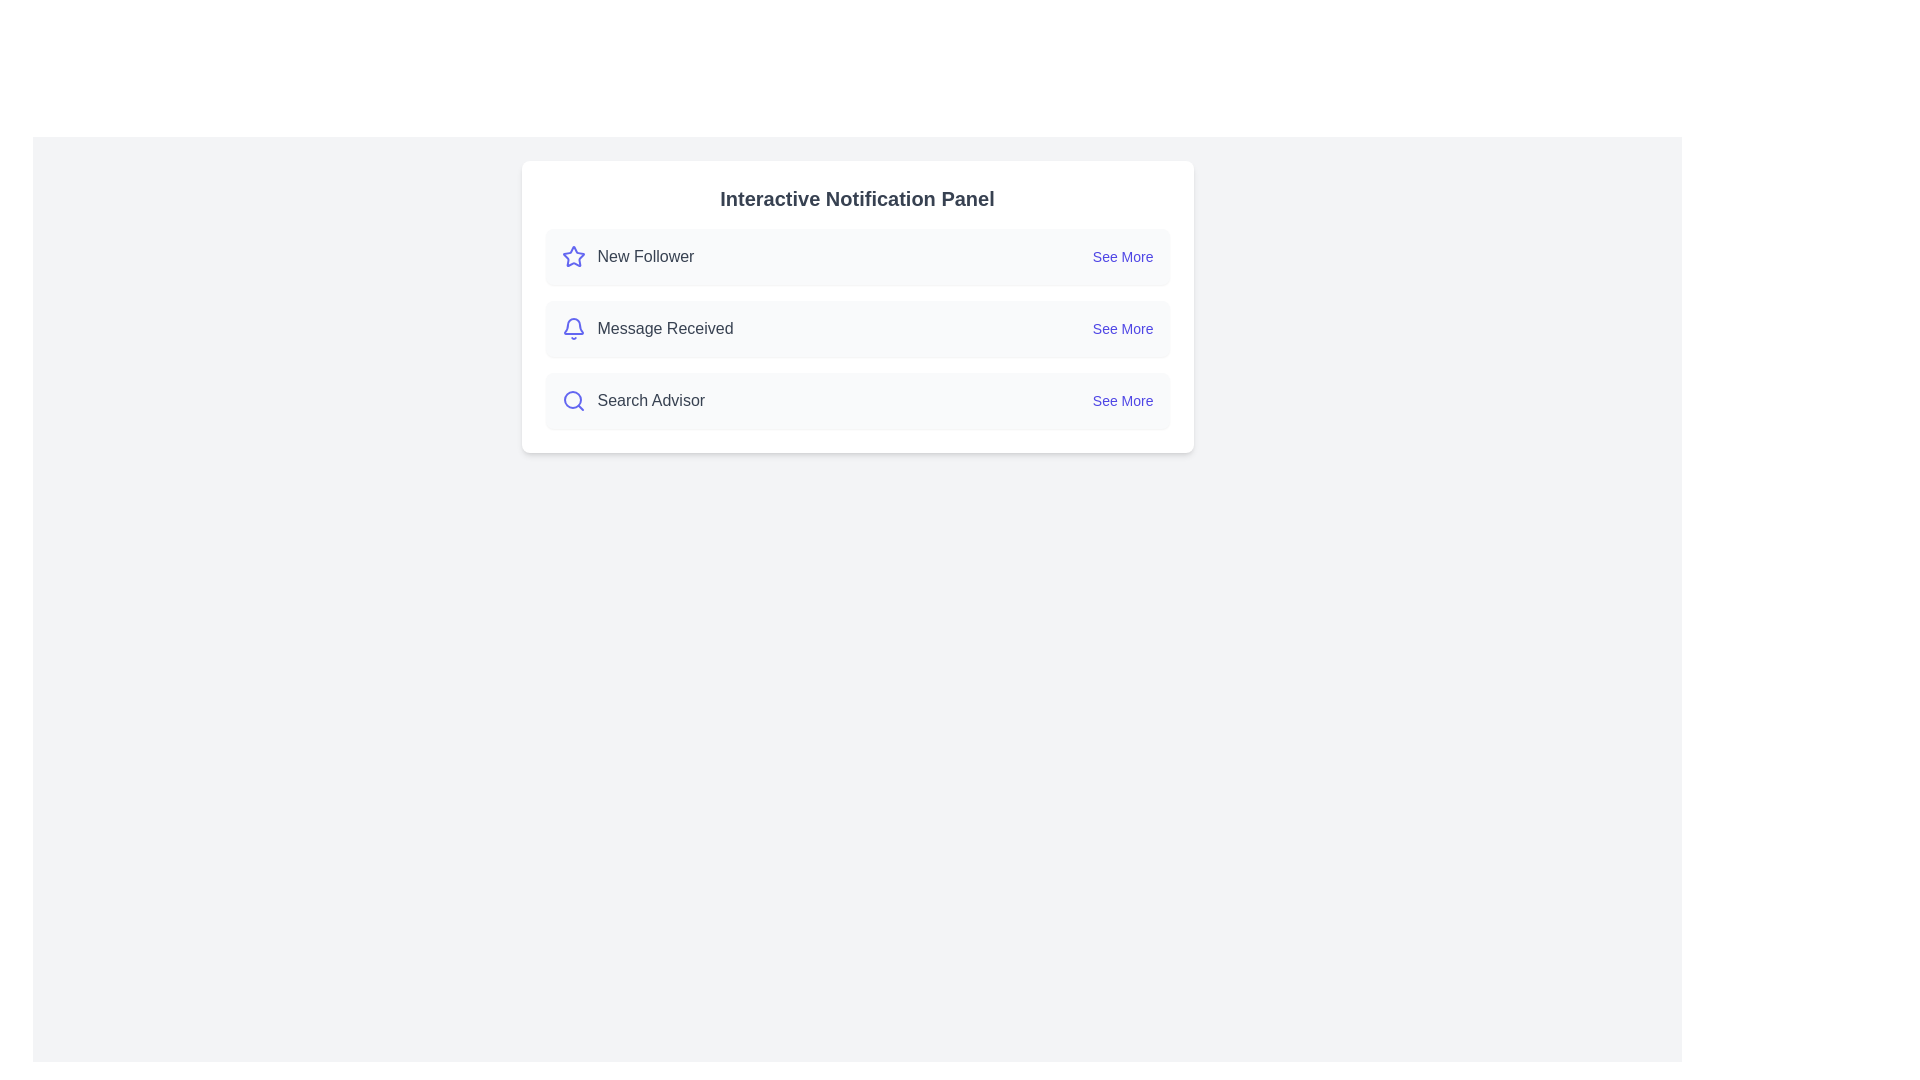 This screenshot has width=1920, height=1080. I want to click on the star icon that indicates a 'New Follower' notification, located at the far left of the first row in the notification panel, adjacent to the 'New Follower' text, so click(572, 256).